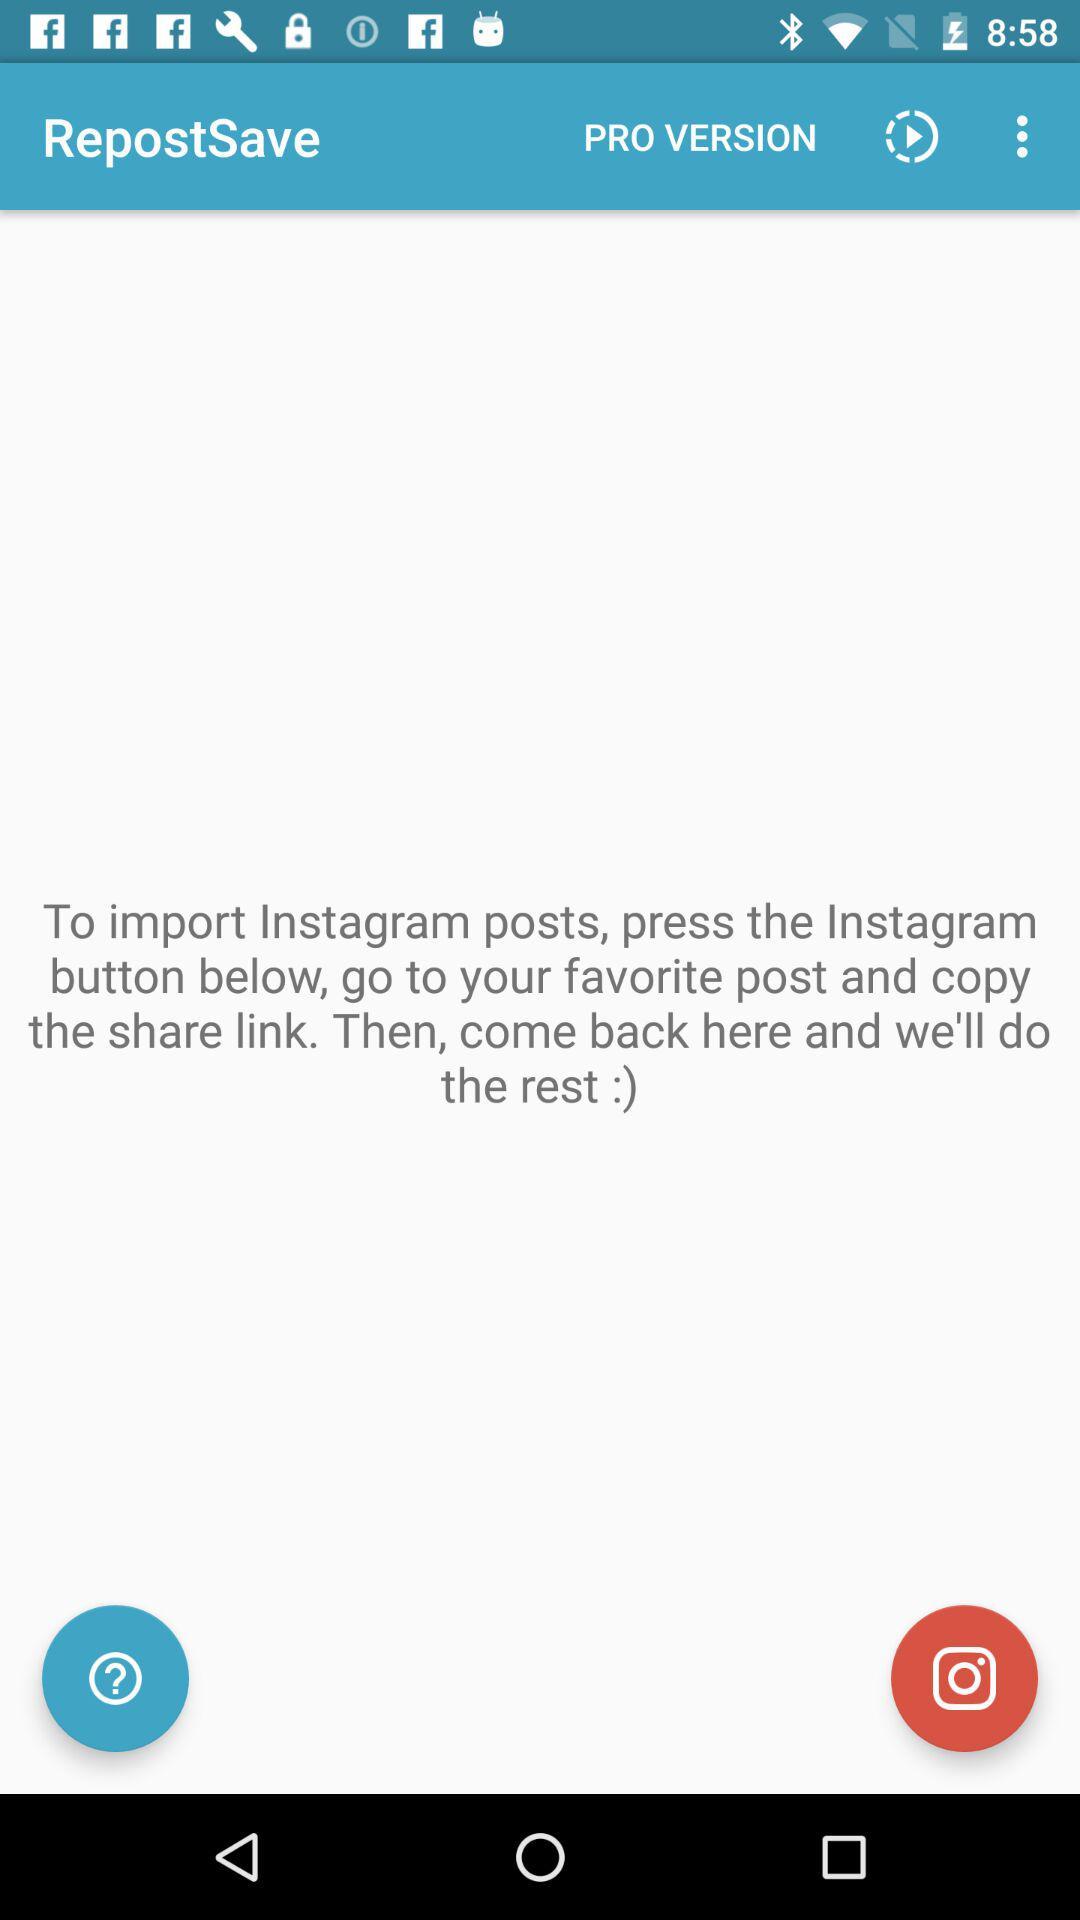  Describe the element at coordinates (699, 135) in the screenshot. I see `the pro version` at that location.